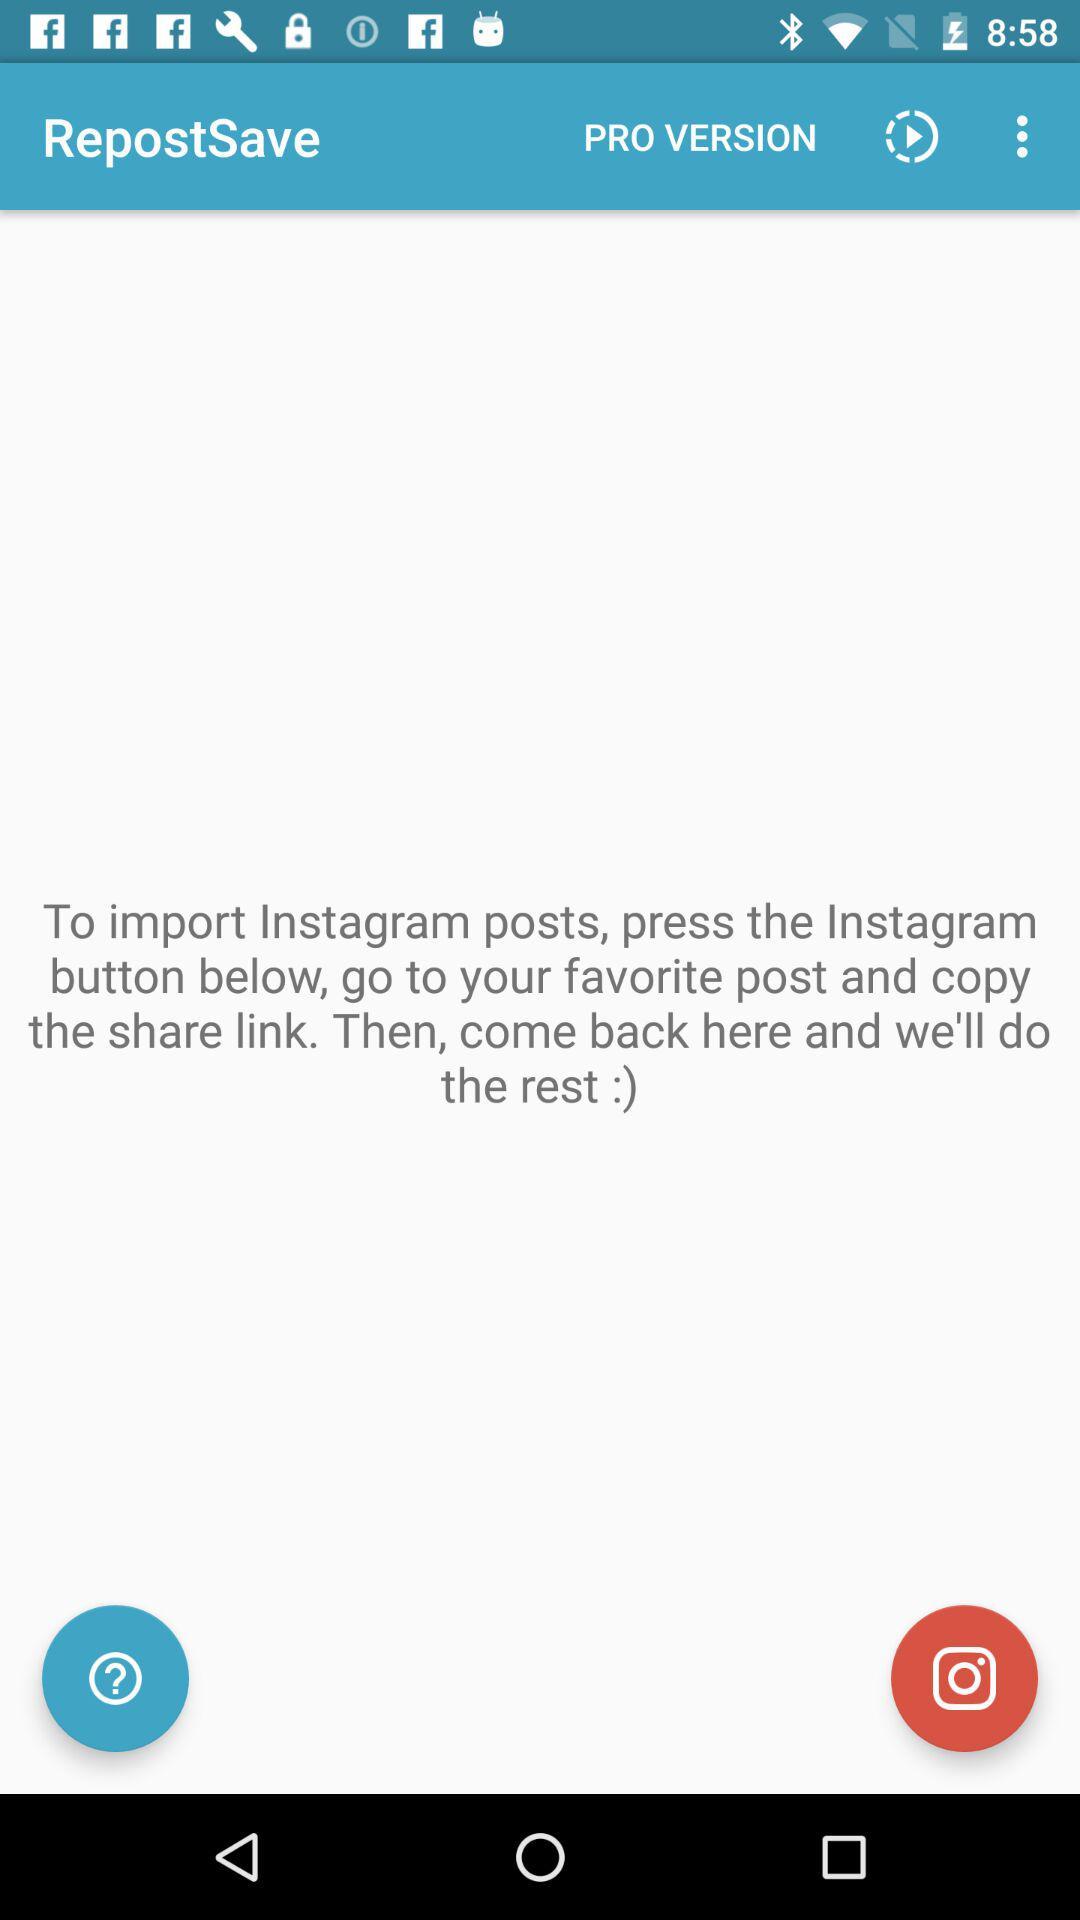  Describe the element at coordinates (699, 135) in the screenshot. I see `the pro version` at that location.